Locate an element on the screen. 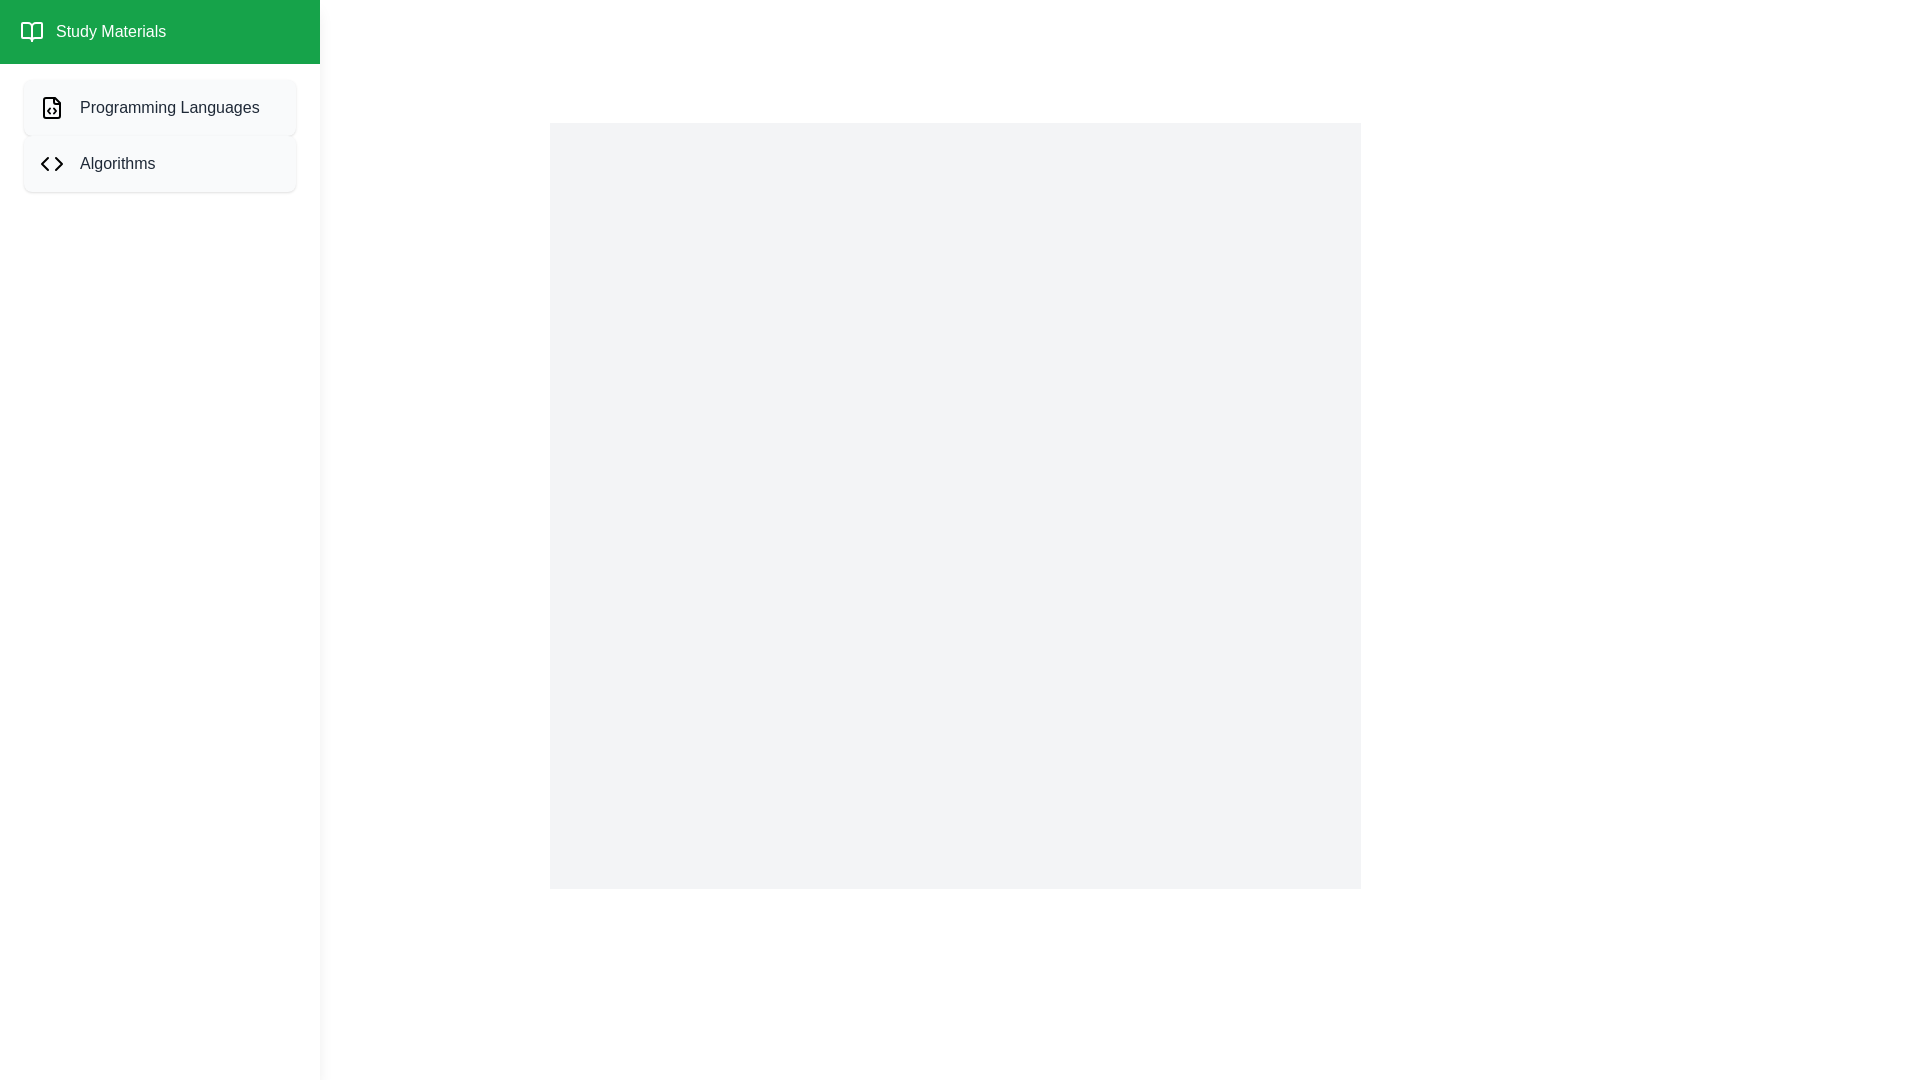  the item Algorithms from the list in the drawer is located at coordinates (158, 163).